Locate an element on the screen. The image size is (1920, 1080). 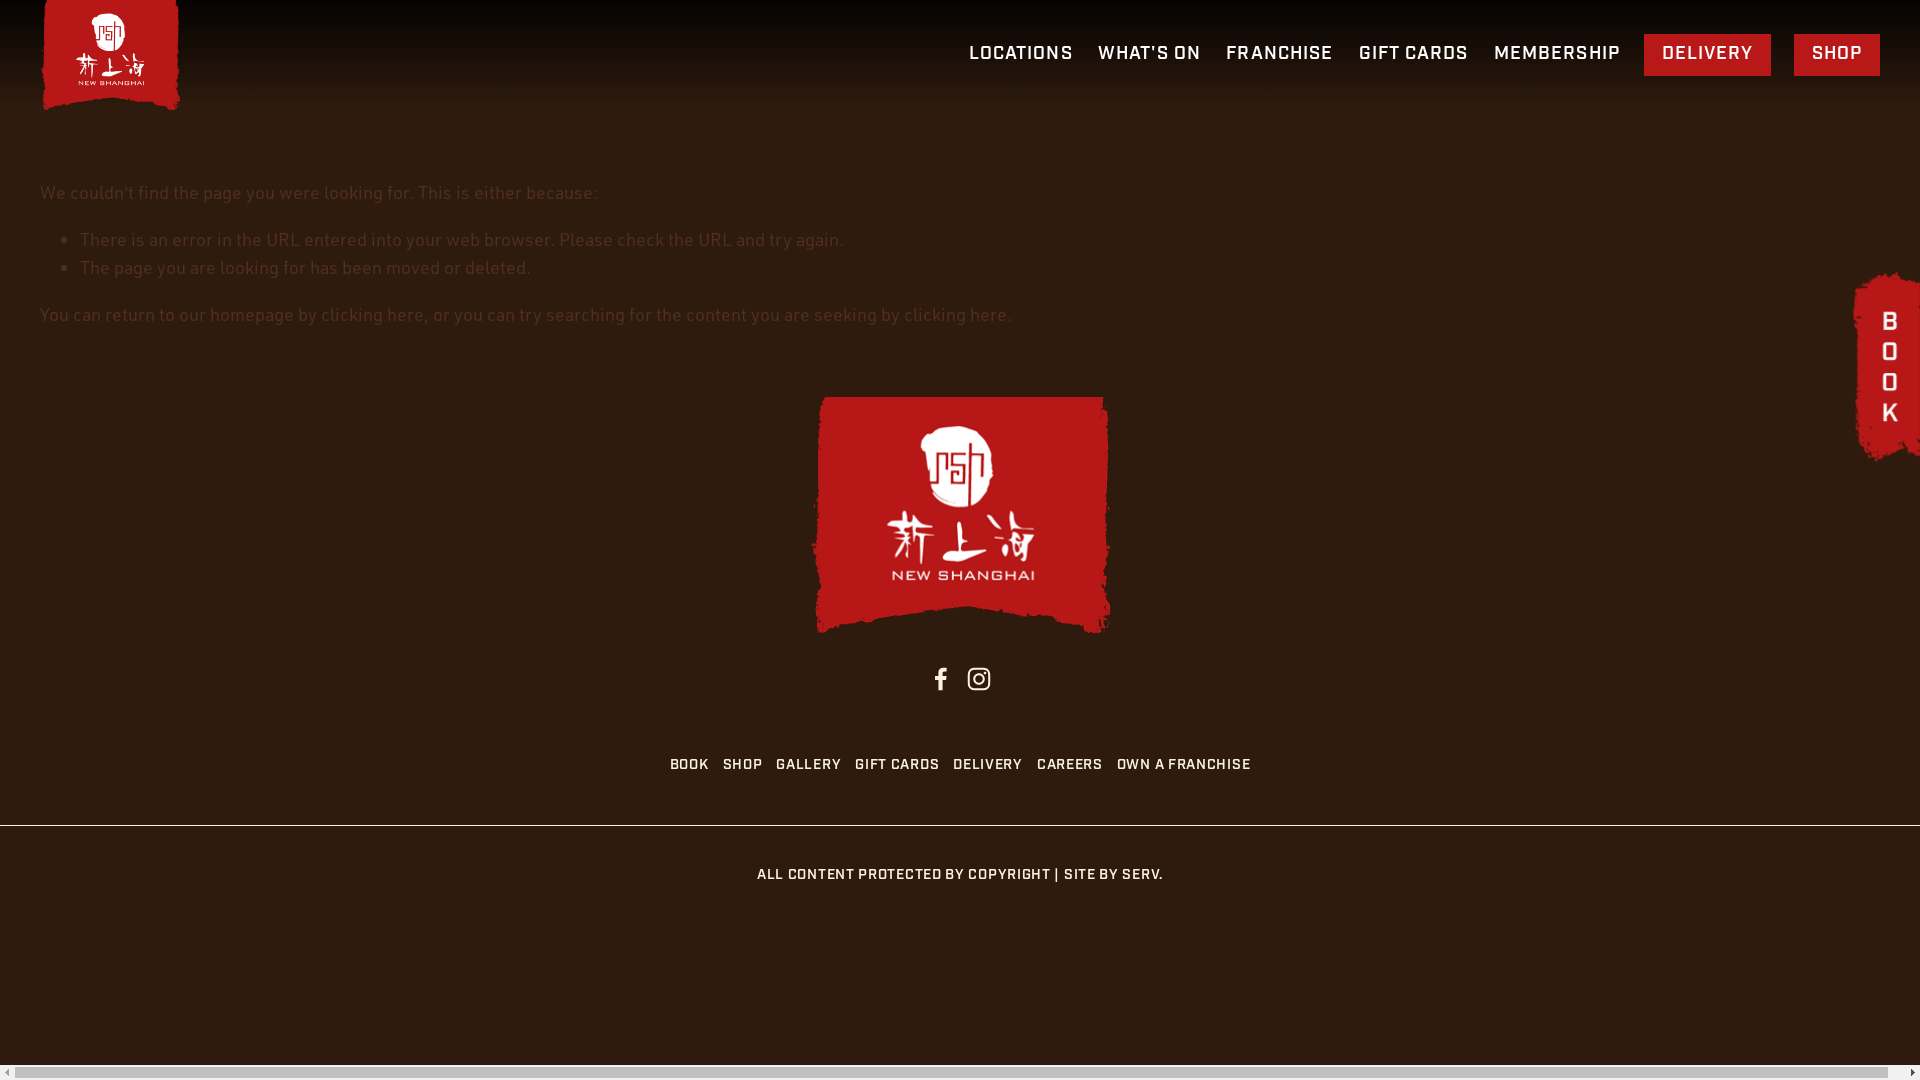
'GIFT CARDS' is located at coordinates (1413, 53).